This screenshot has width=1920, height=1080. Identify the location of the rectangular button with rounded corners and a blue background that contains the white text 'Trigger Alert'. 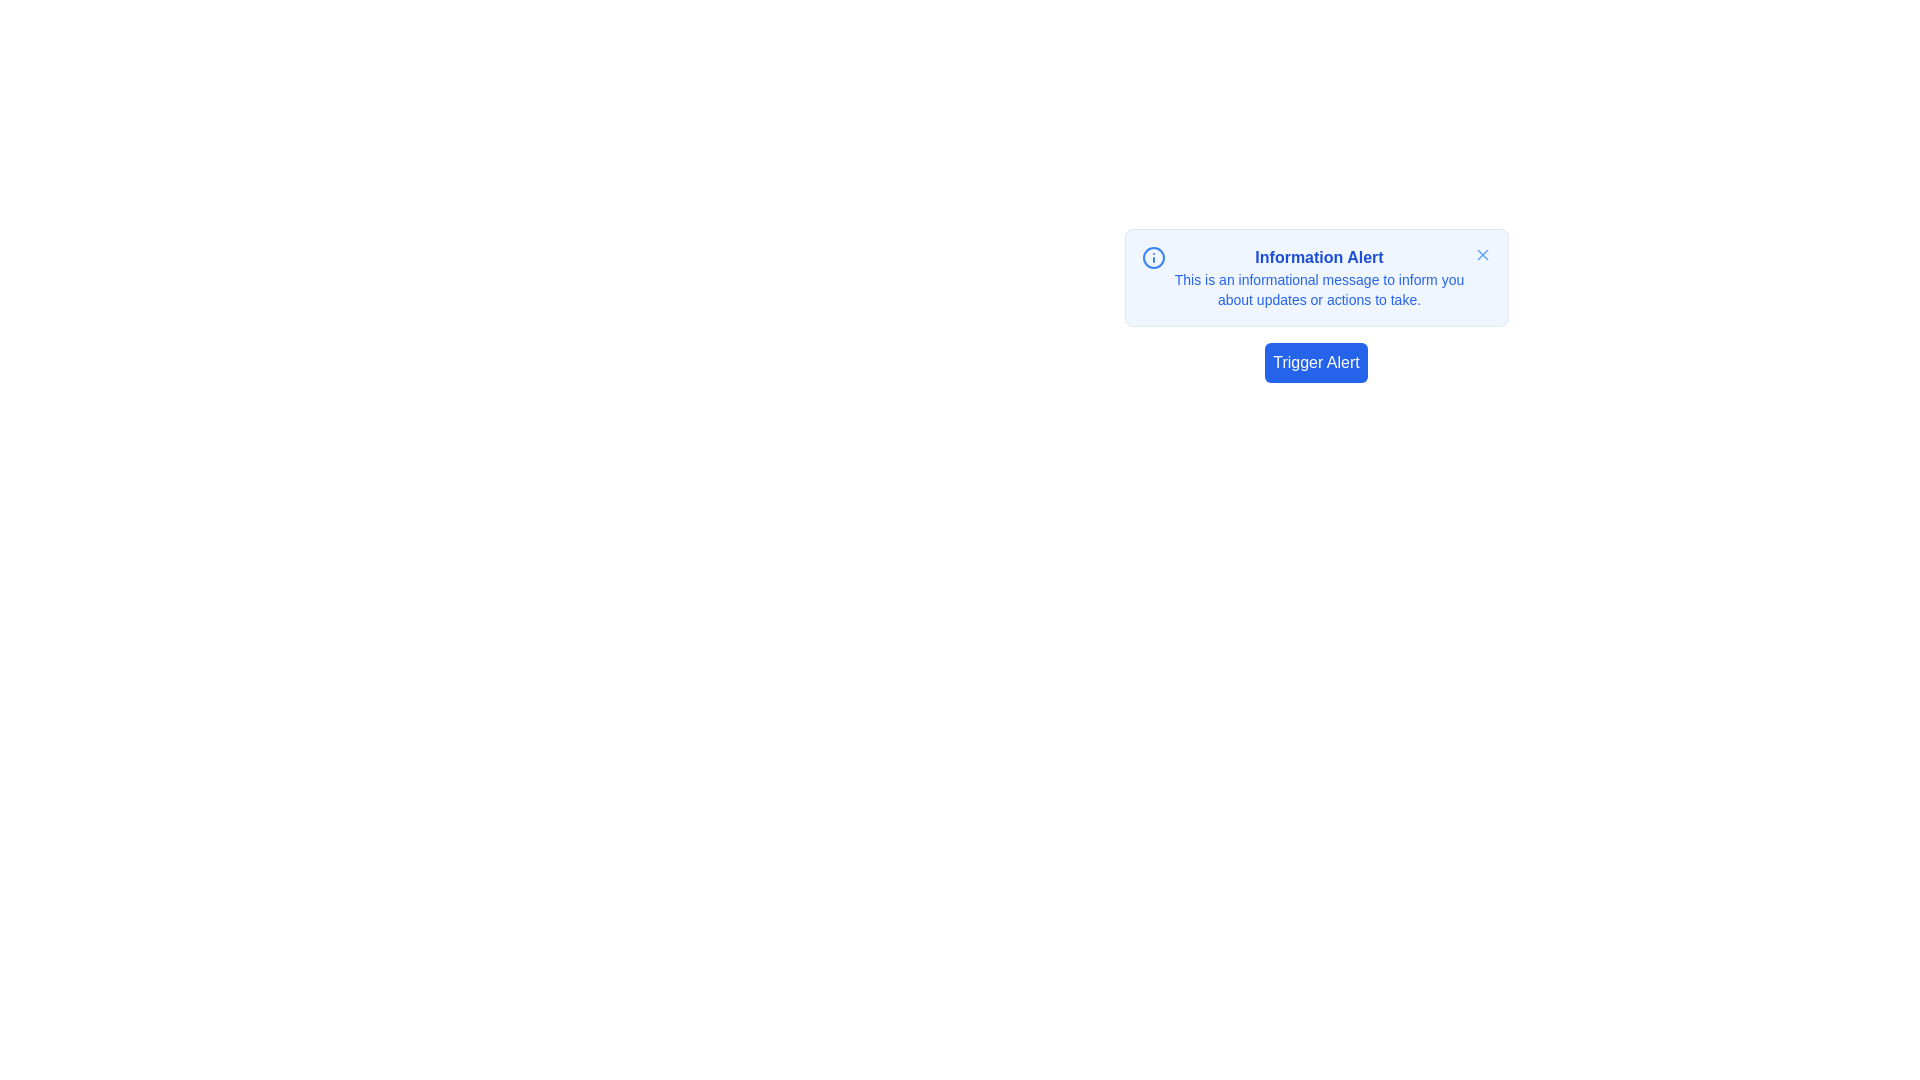
(1315, 362).